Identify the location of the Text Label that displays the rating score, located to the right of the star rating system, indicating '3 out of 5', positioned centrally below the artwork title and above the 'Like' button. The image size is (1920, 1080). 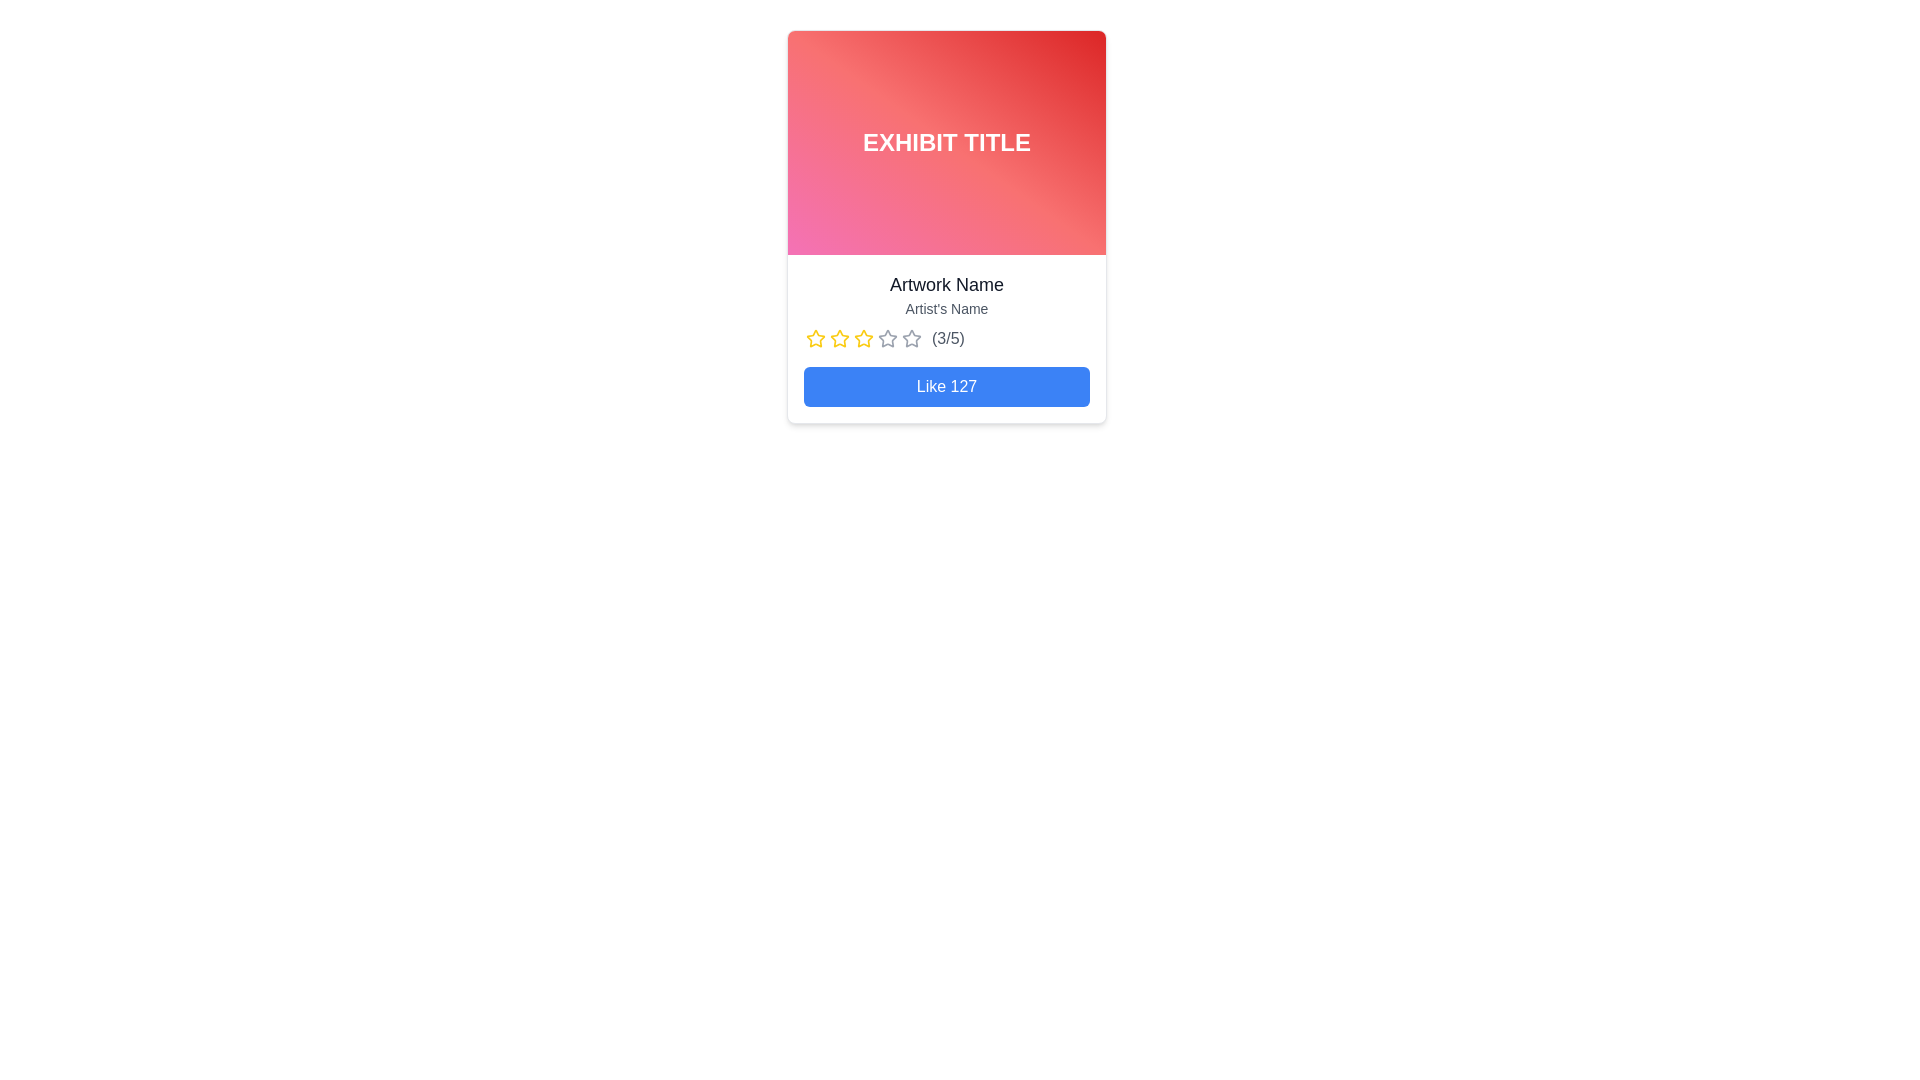
(947, 338).